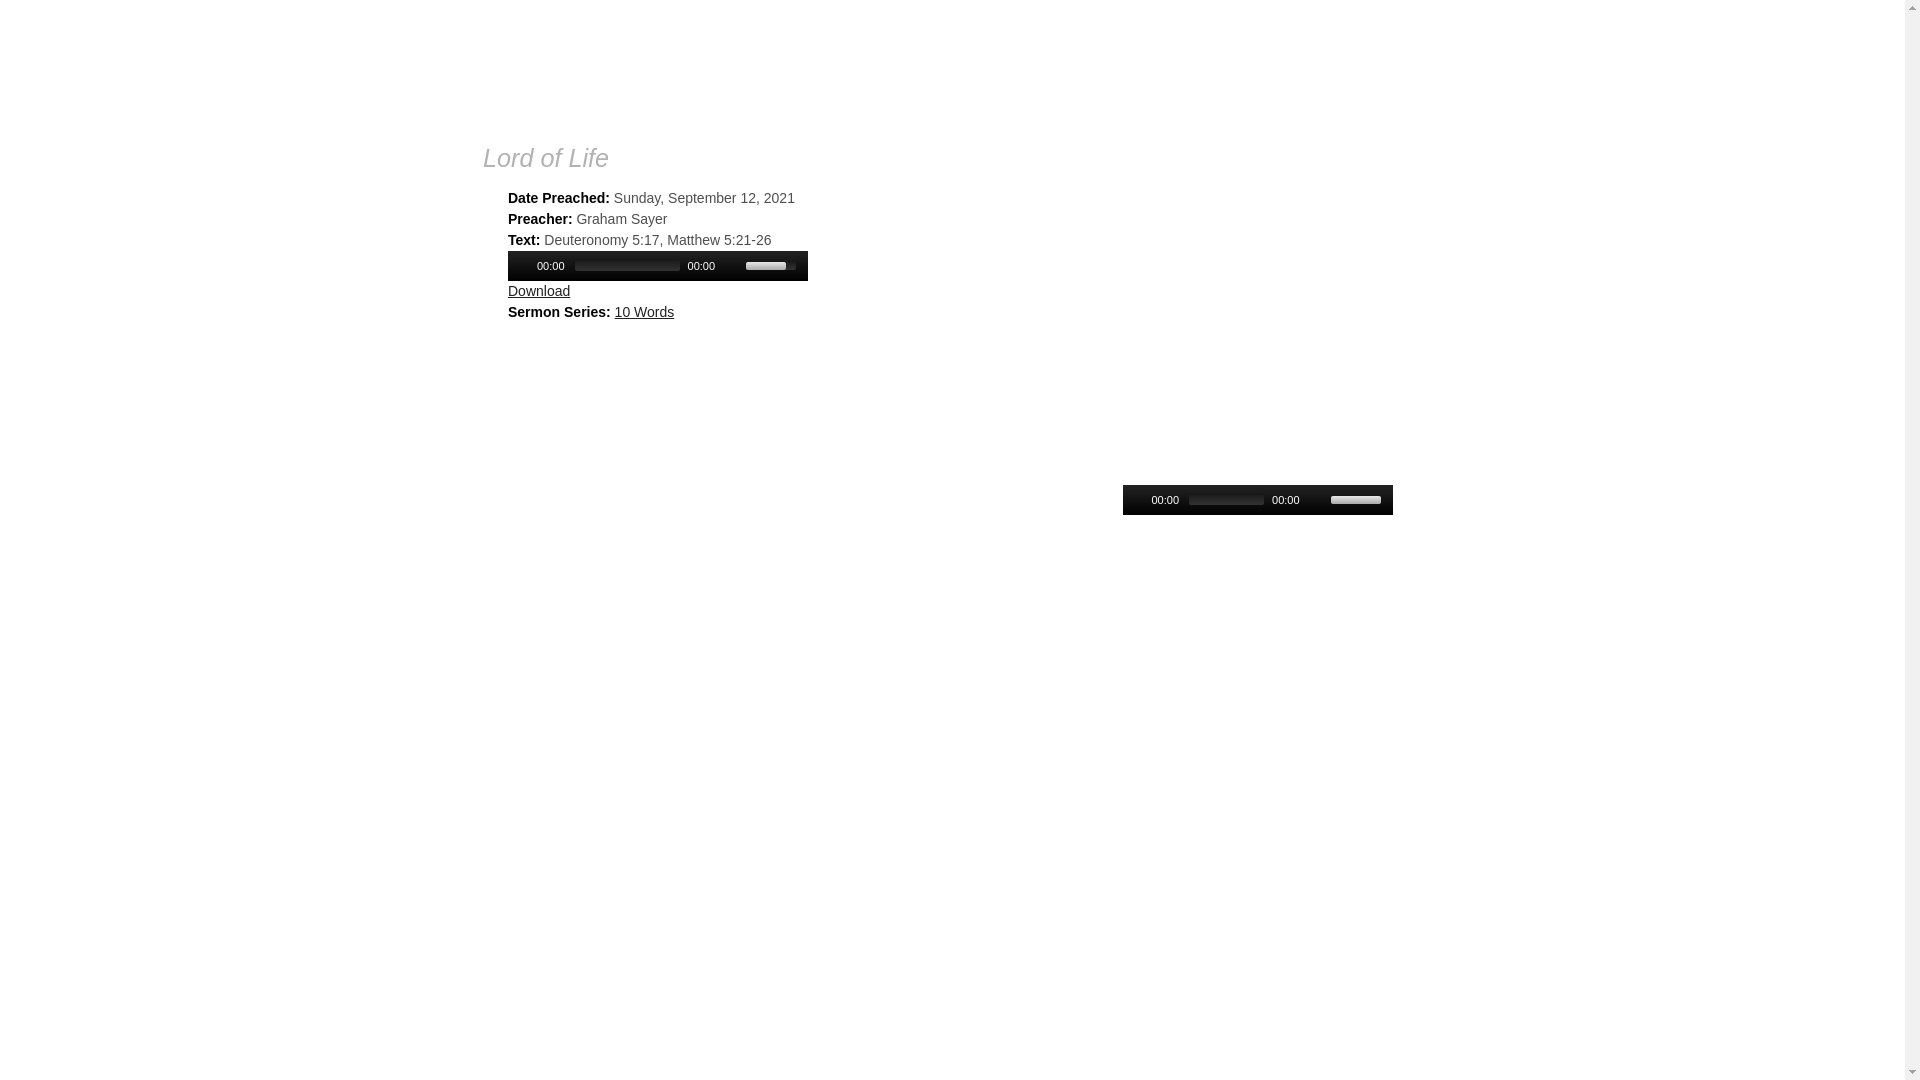 The width and height of the screenshot is (1920, 1080). Describe the element at coordinates (521, 265) in the screenshot. I see `'Play/Pause'` at that location.